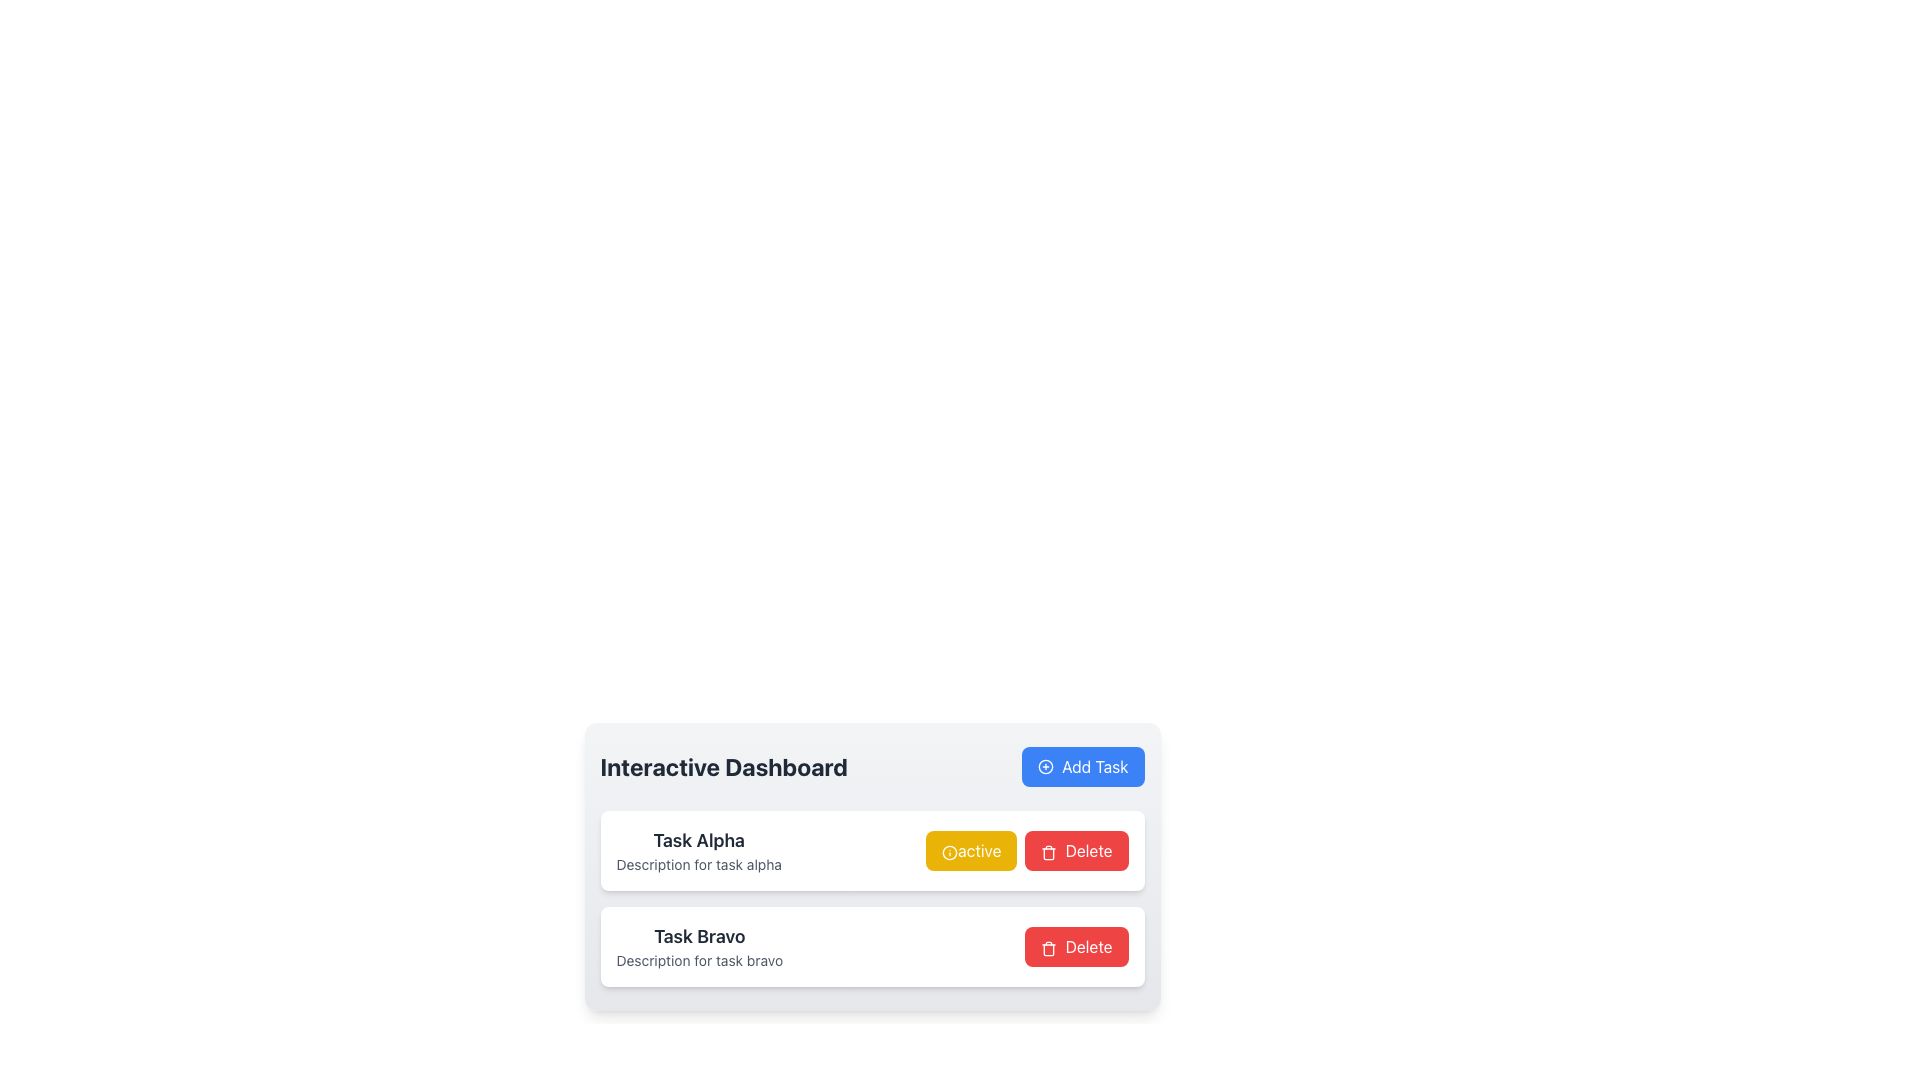  Describe the element at coordinates (963, 946) in the screenshot. I see `the 'pending' status button located in the second task row labeled 'Task Bravo', positioned` at that location.